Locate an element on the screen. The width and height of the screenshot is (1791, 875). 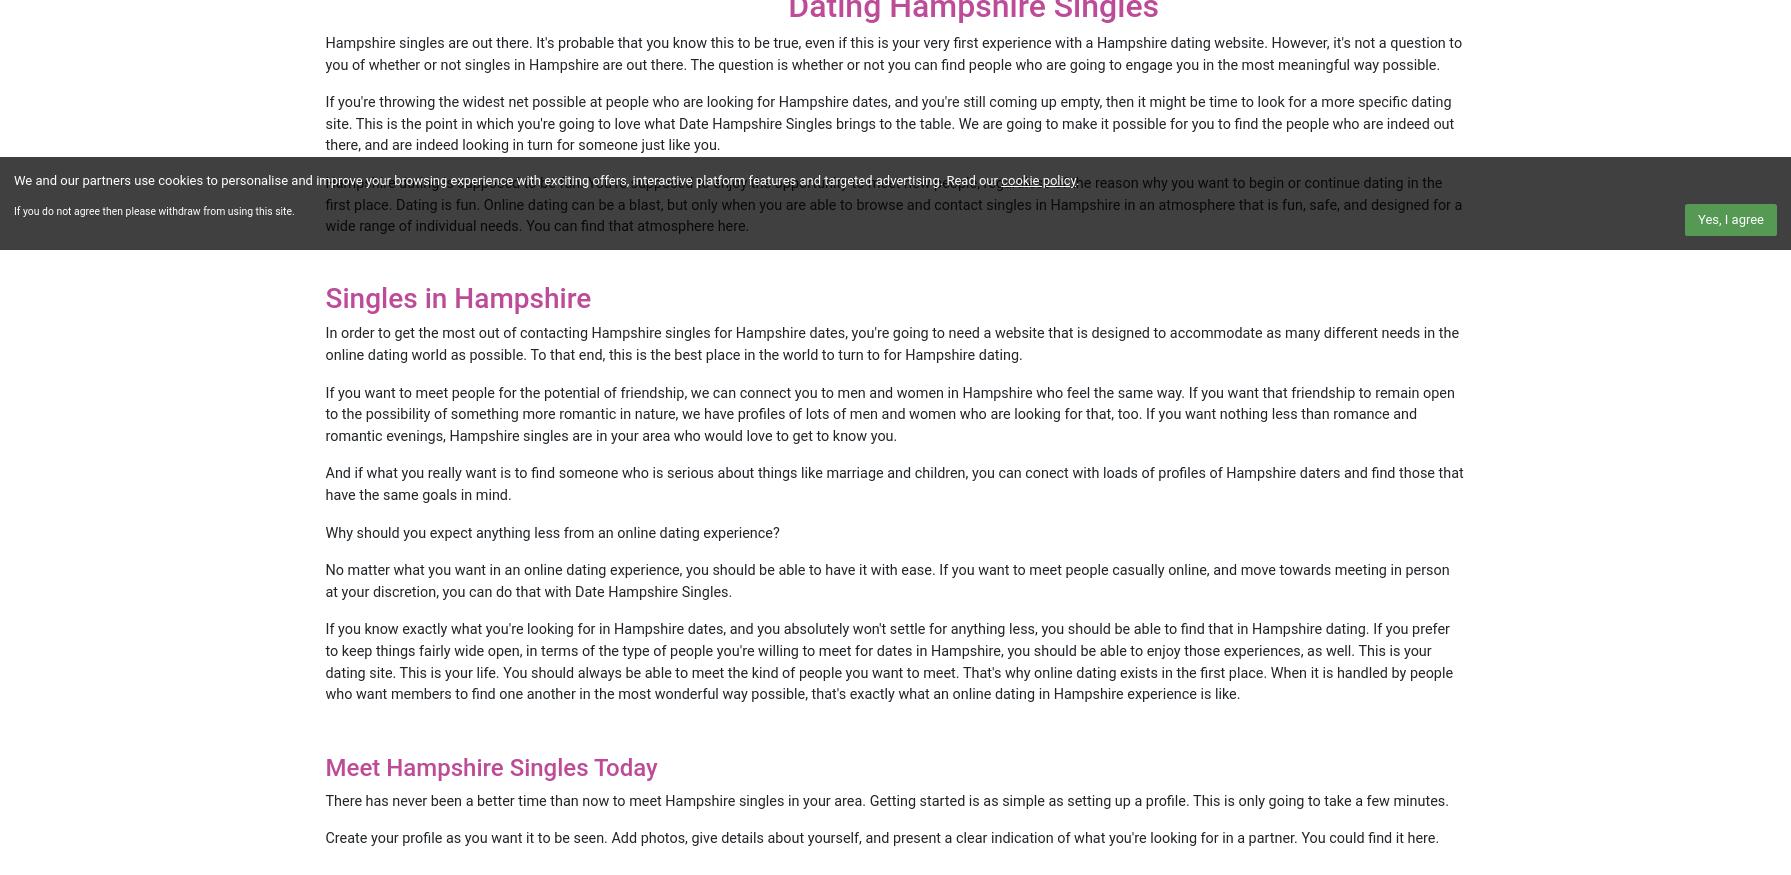
'There has never been a better time than now to meet Hampshire singles in your area. Getting started is as simple as setting up a profile. This is only going to take a few minutes.' is located at coordinates (325, 799).